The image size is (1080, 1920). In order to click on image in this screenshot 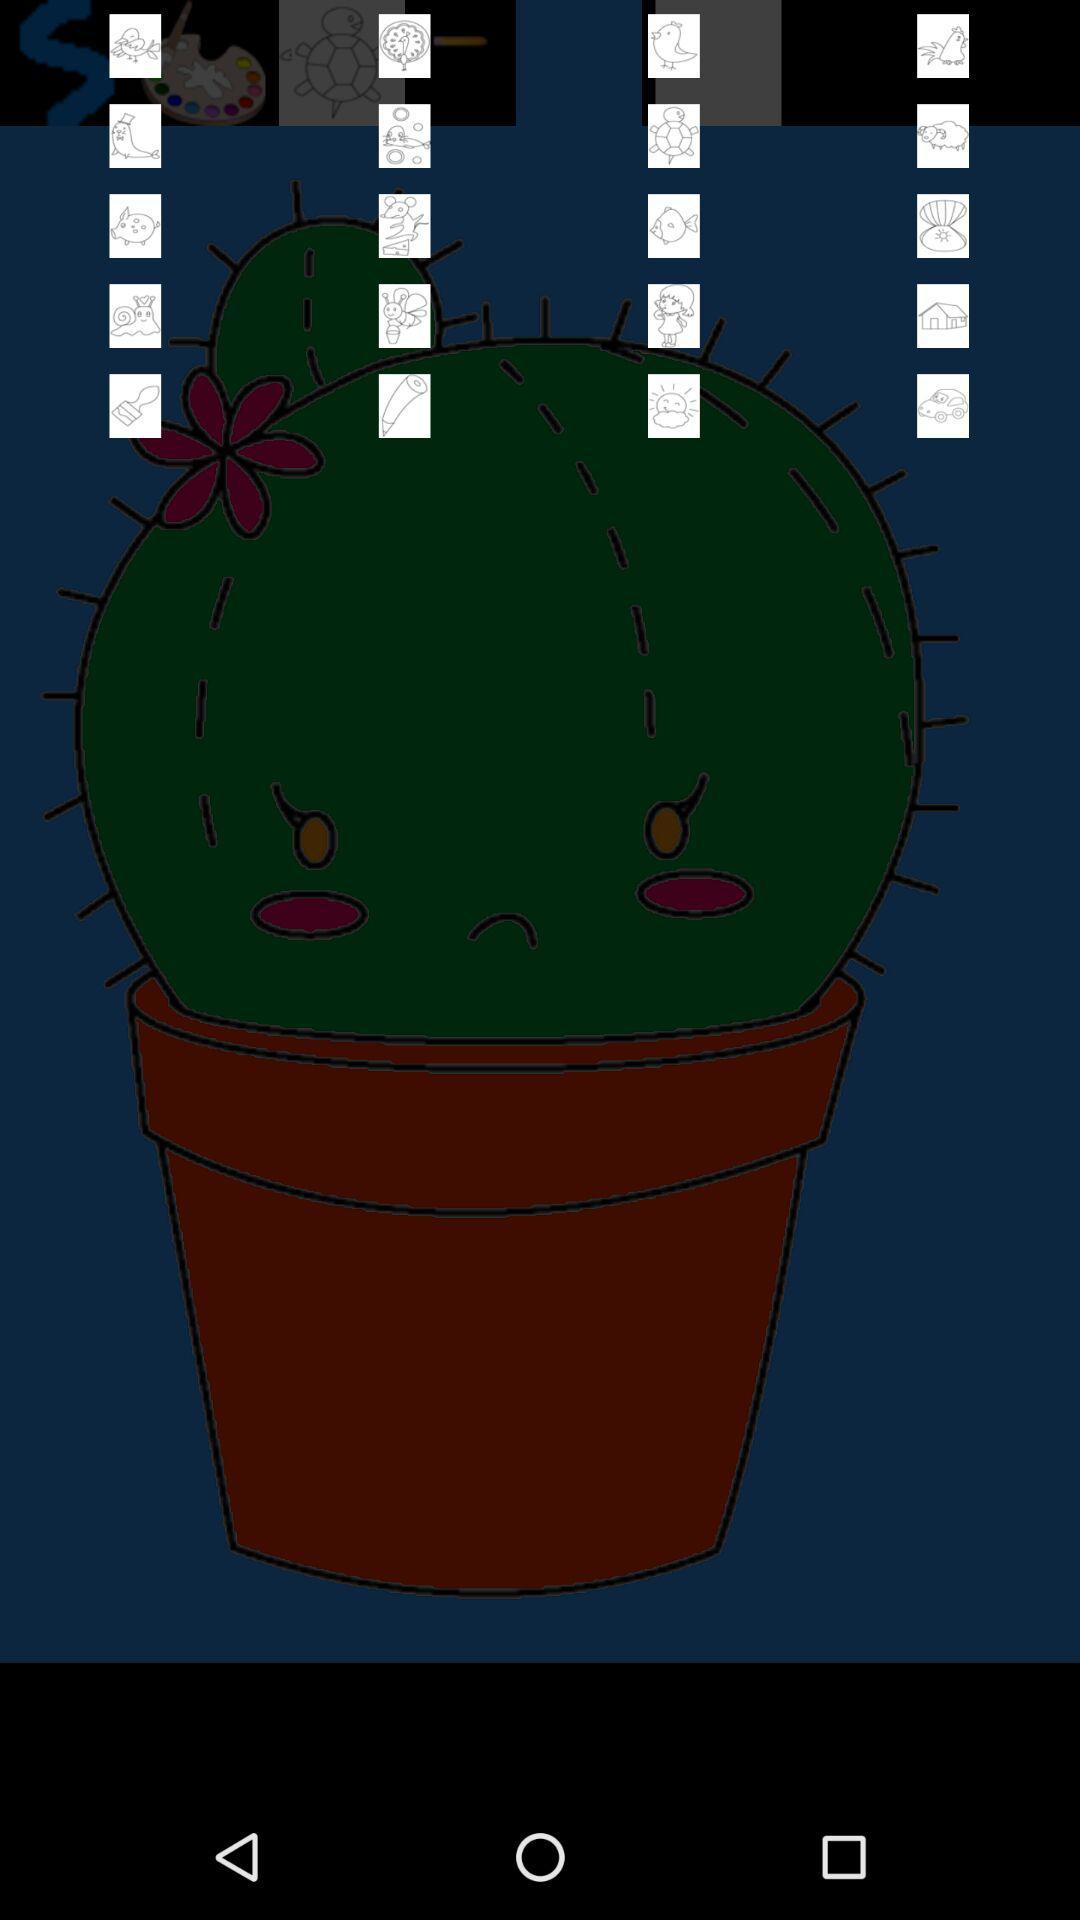, I will do `click(673, 405)`.